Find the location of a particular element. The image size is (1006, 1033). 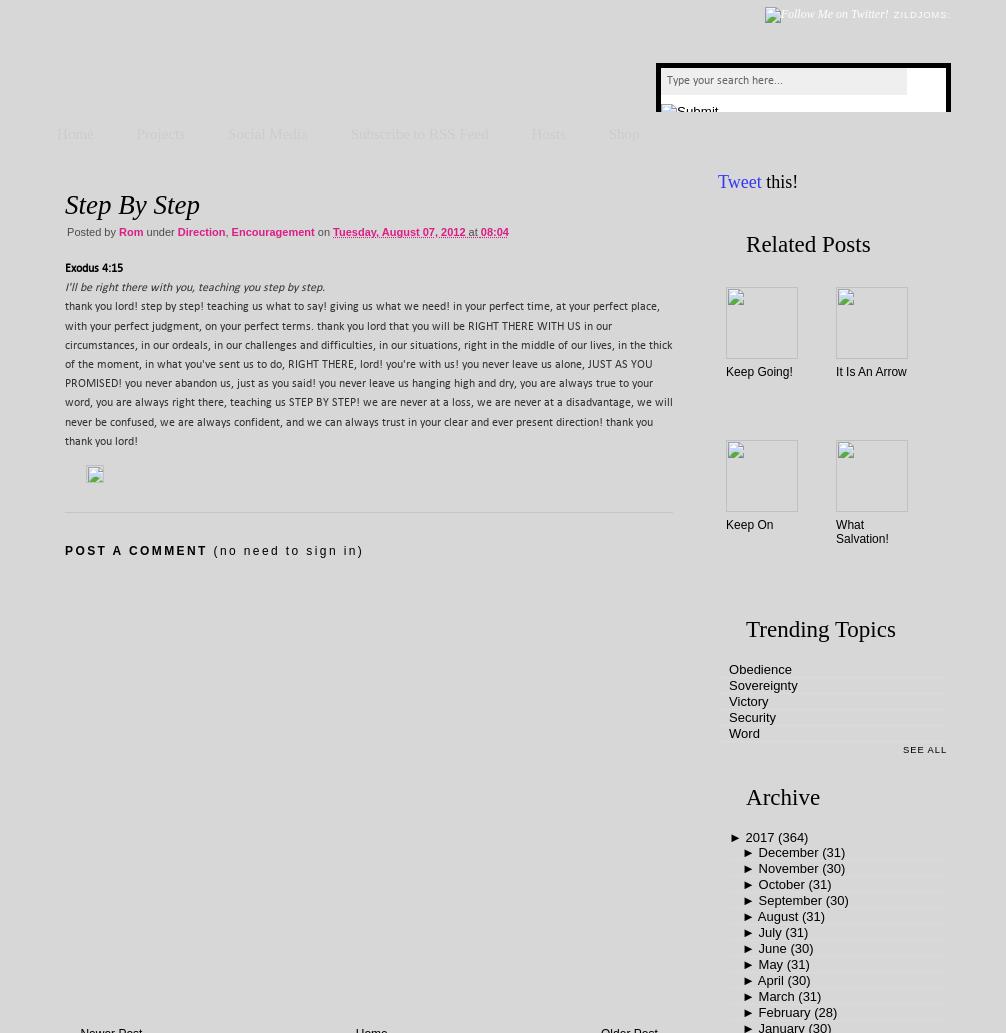

'2017' is located at coordinates (745, 837).